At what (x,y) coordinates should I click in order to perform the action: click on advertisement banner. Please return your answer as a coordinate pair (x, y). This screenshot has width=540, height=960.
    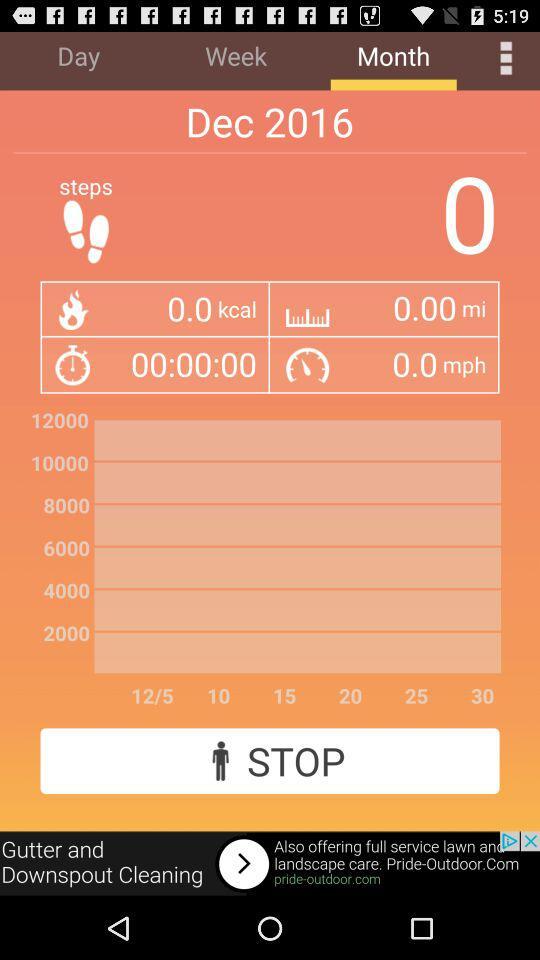
    Looking at the image, I should click on (270, 863).